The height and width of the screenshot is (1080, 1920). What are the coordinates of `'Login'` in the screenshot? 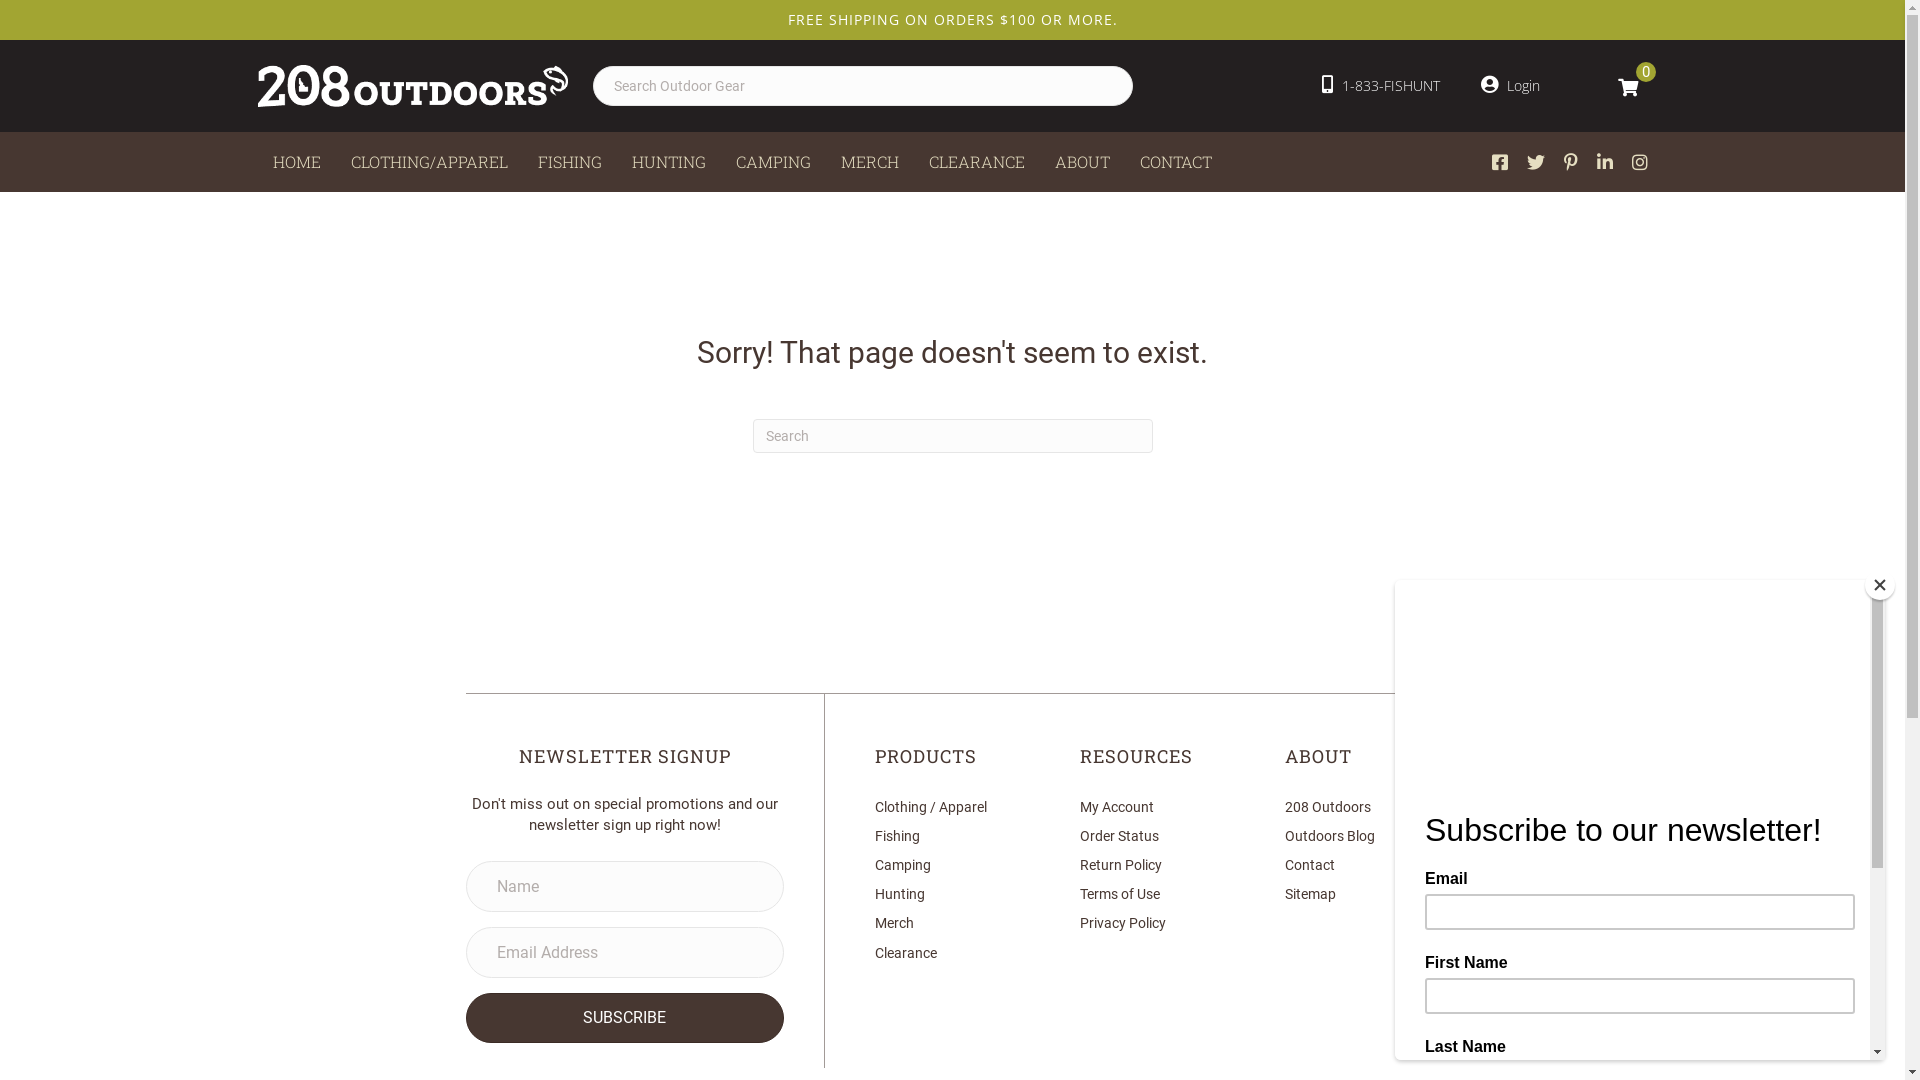 It's located at (1509, 84).